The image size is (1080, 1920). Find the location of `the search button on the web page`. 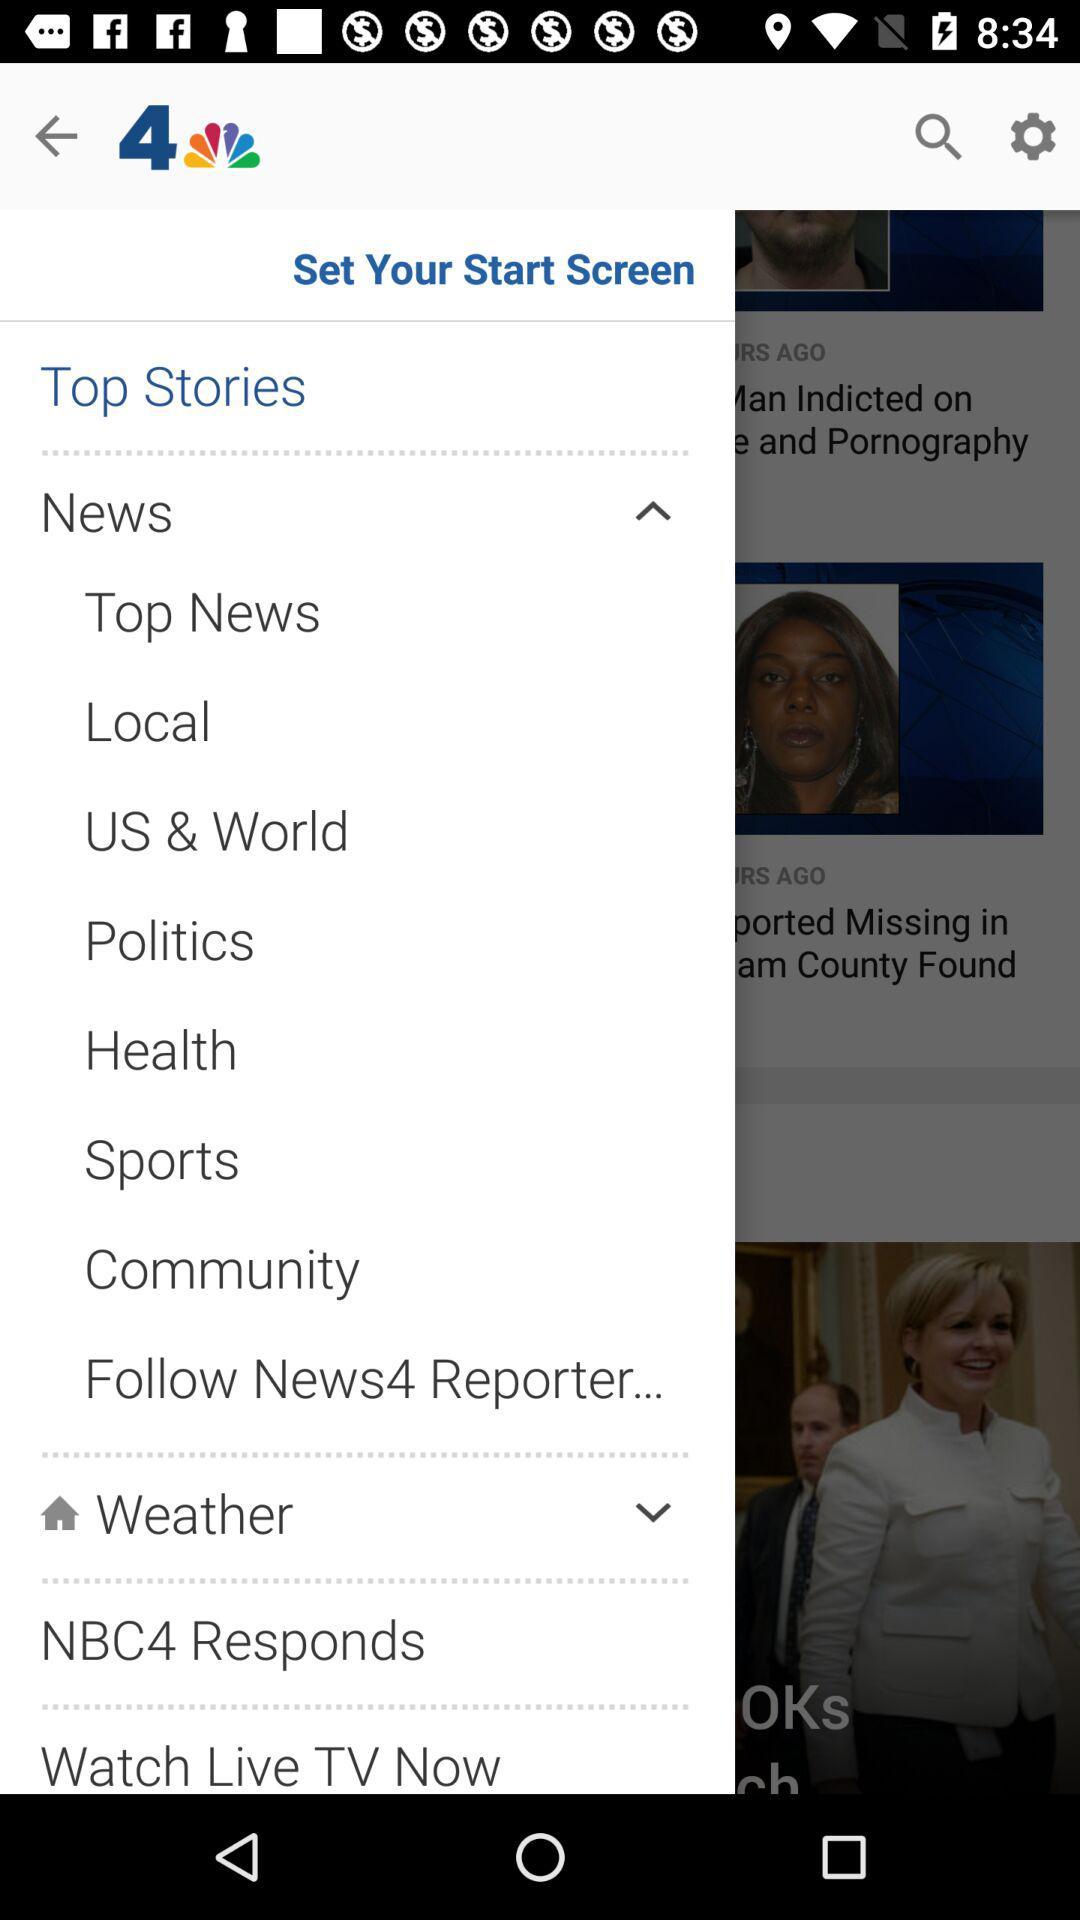

the search button on the web page is located at coordinates (938, 136).